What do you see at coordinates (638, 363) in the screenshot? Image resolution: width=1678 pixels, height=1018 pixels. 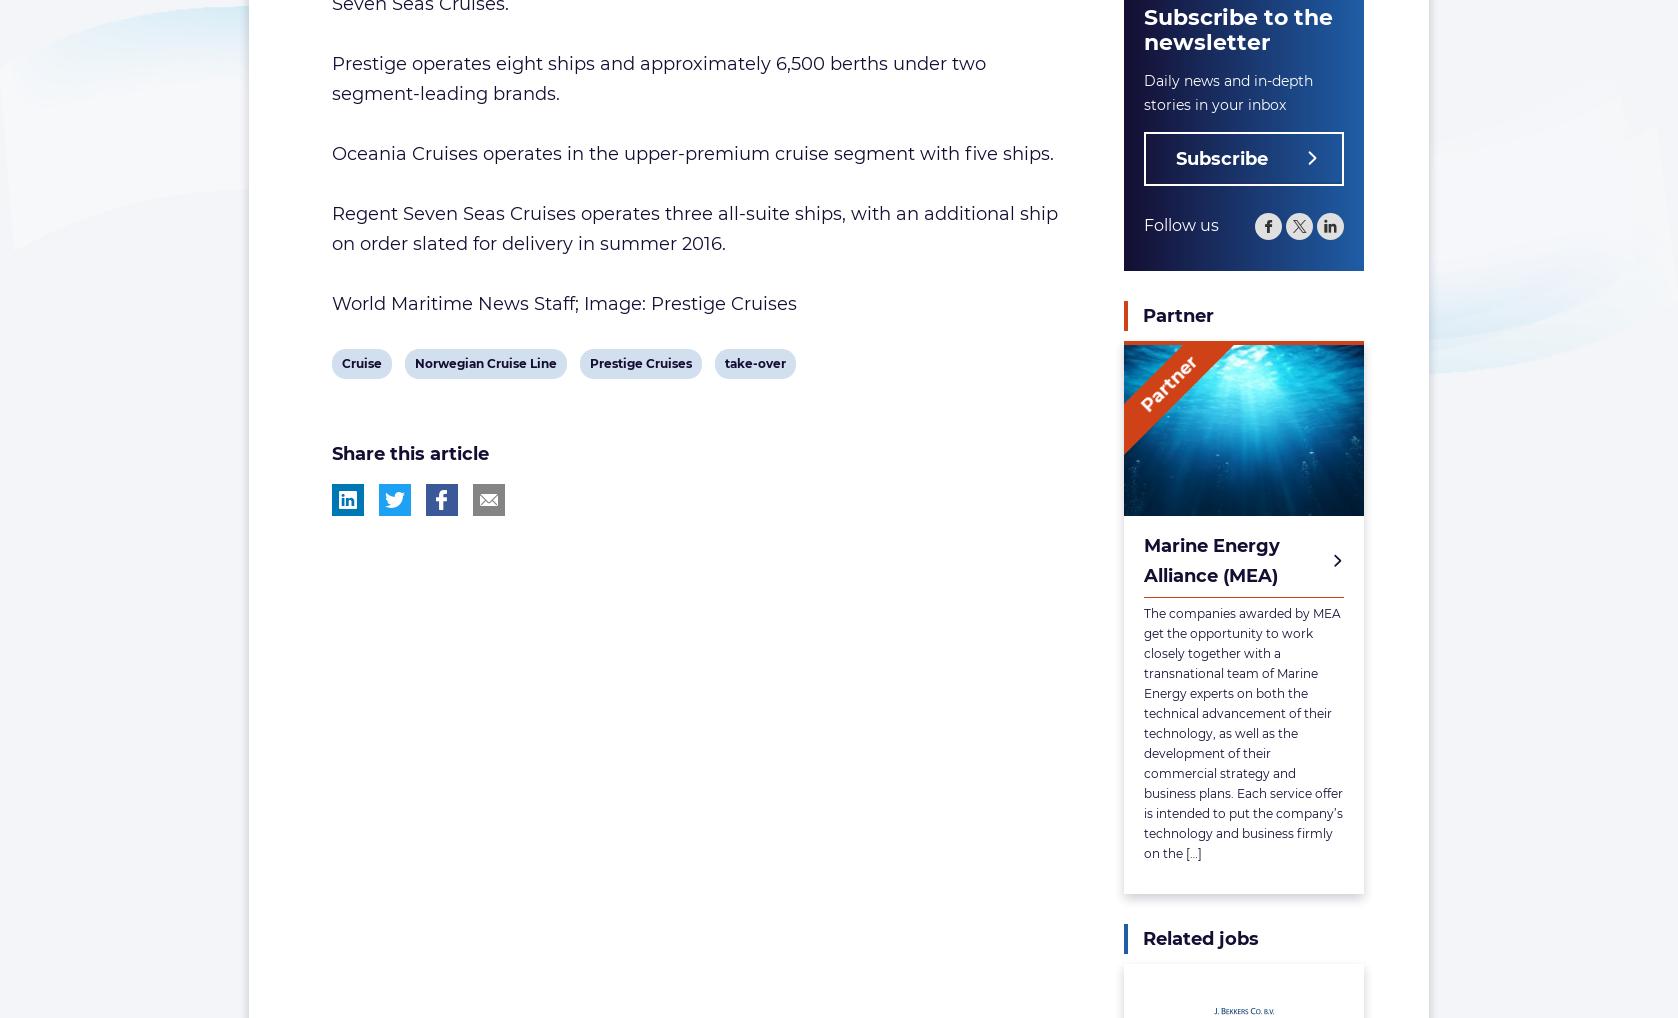 I see `'Prestige Cruises'` at bounding box center [638, 363].